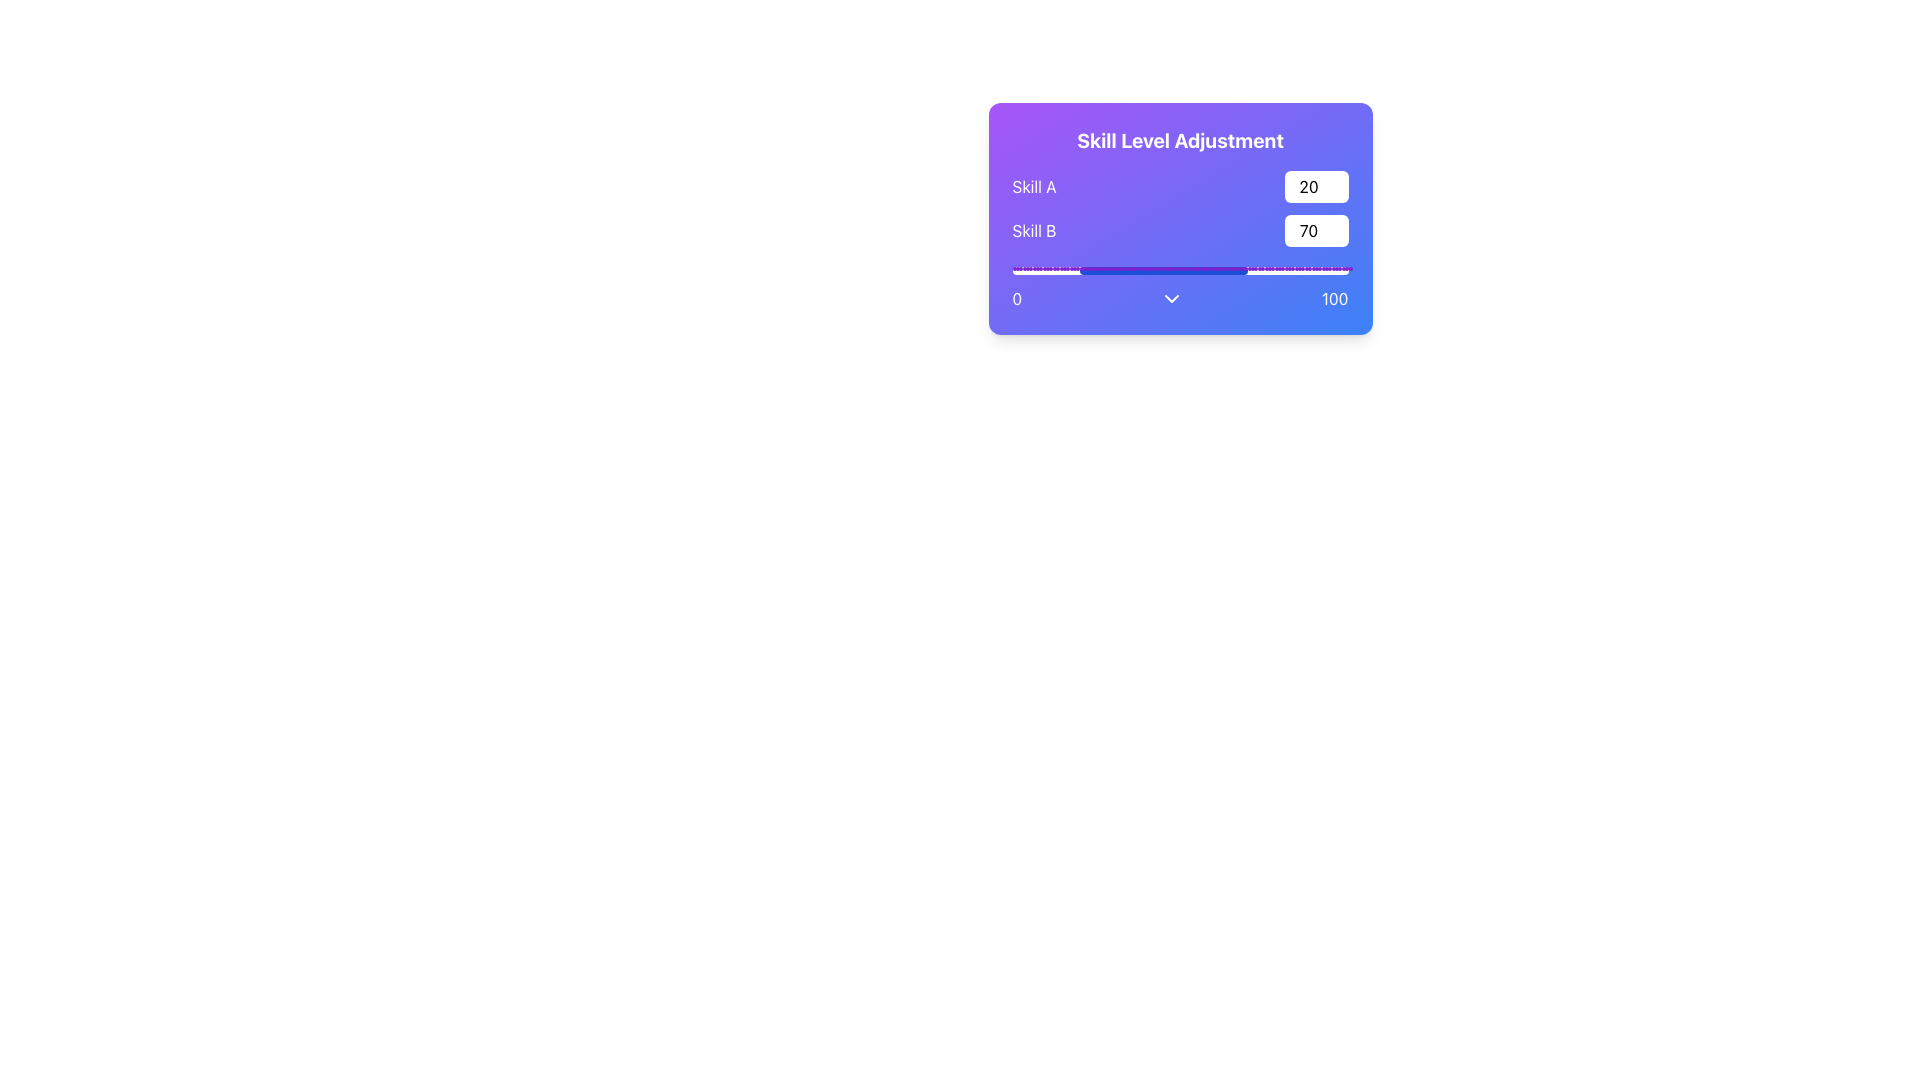  I want to click on the slider indicator icon located between the numerical labels '0' and '100', so click(1171, 299).